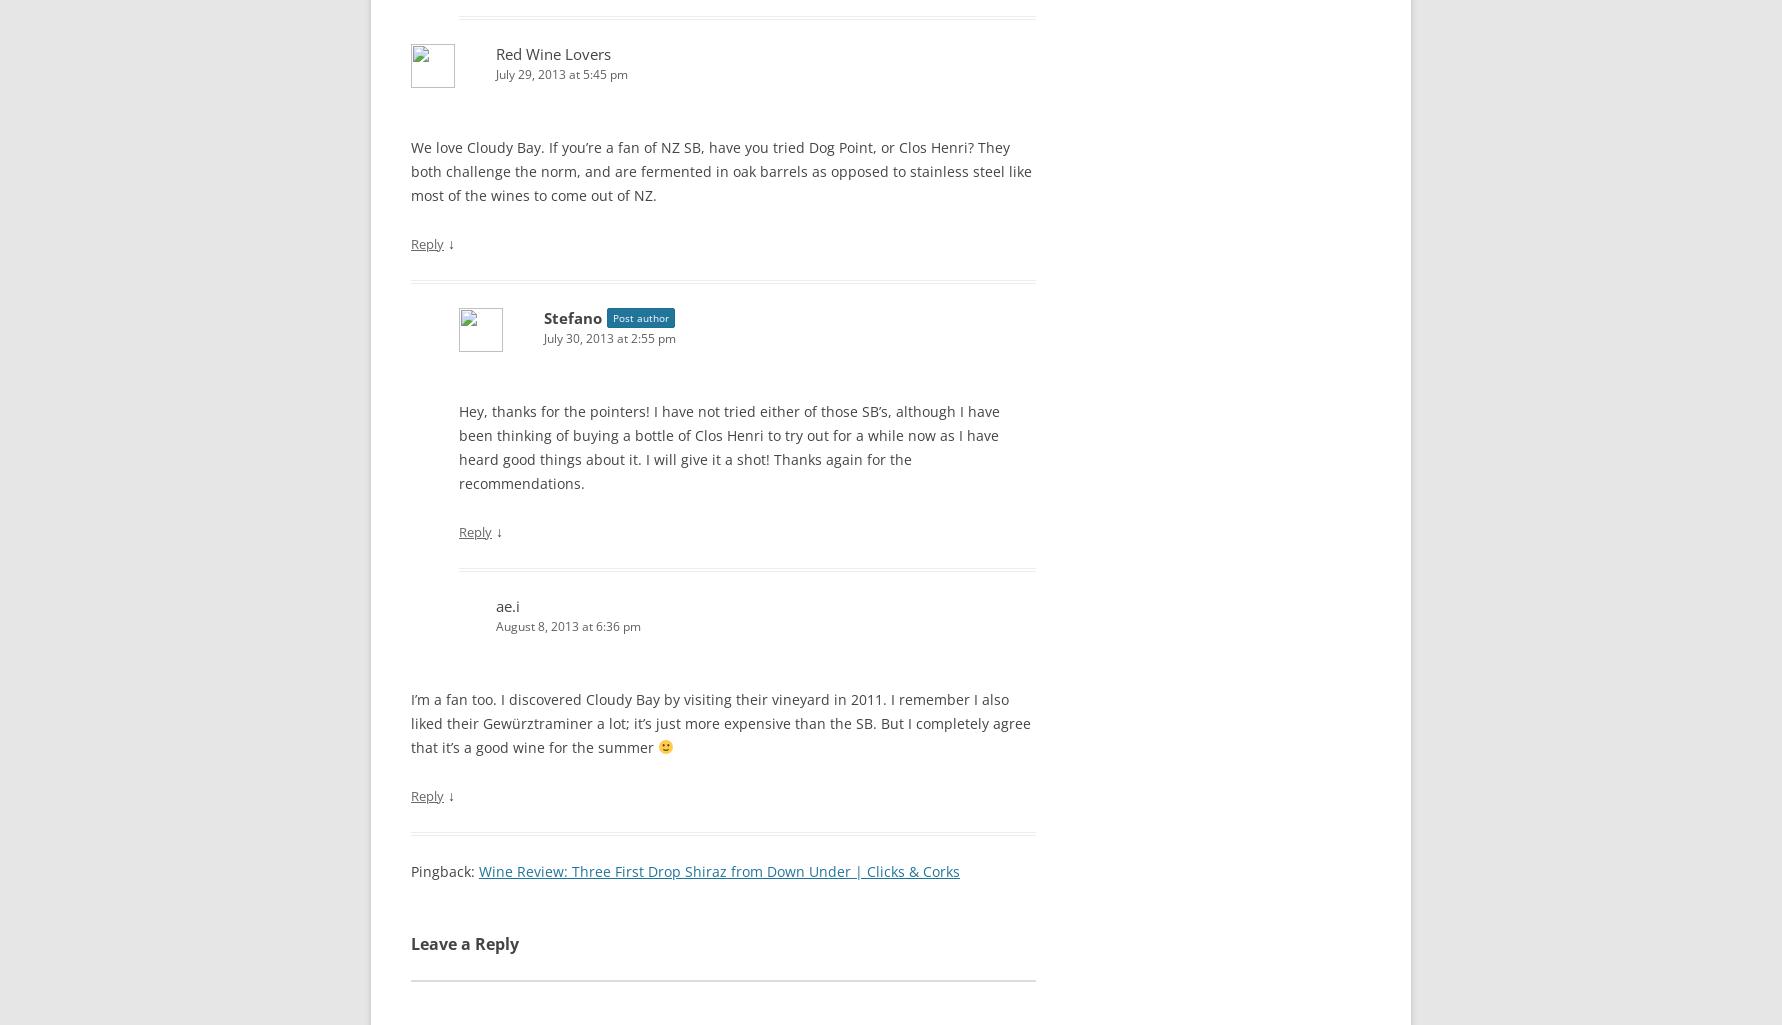 The image size is (1782, 1025). What do you see at coordinates (410, 870) in the screenshot?
I see `'Pingback:'` at bounding box center [410, 870].